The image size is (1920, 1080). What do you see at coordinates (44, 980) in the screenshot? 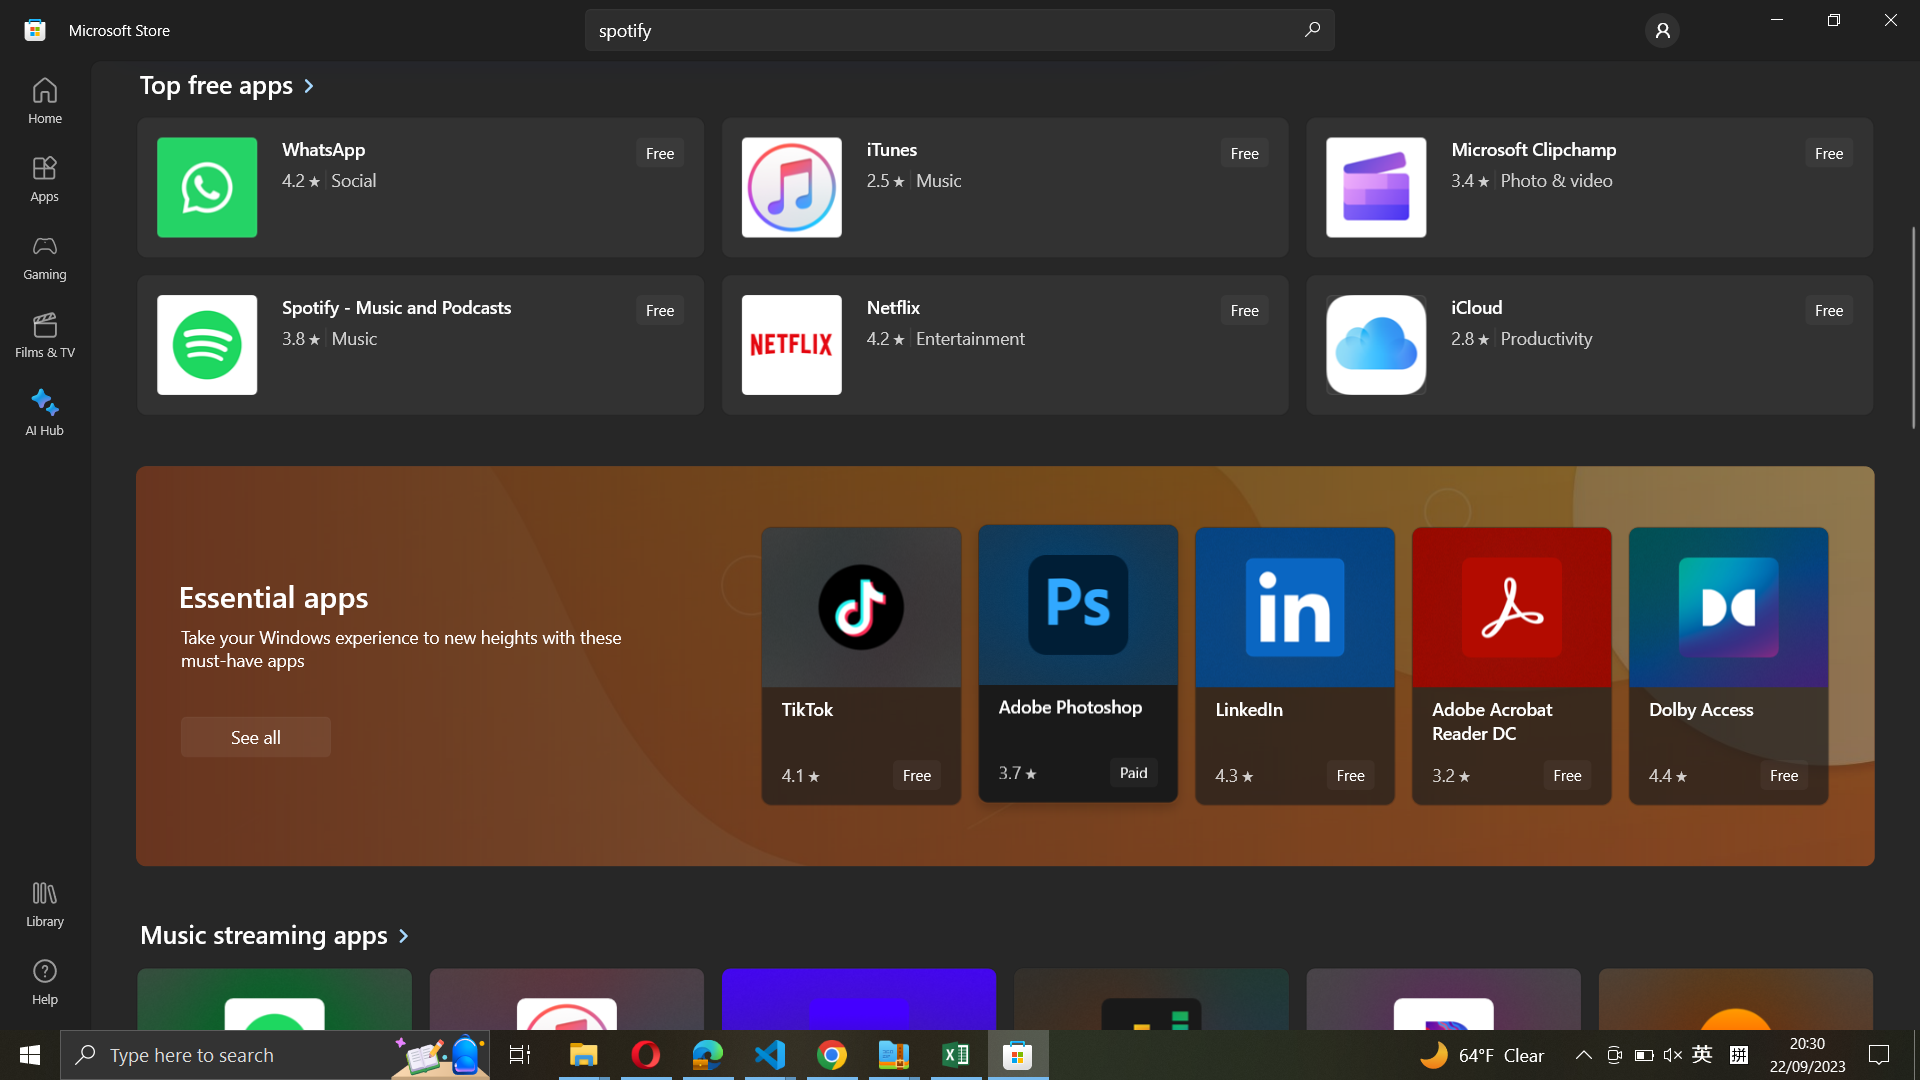
I see `Help tool` at bounding box center [44, 980].